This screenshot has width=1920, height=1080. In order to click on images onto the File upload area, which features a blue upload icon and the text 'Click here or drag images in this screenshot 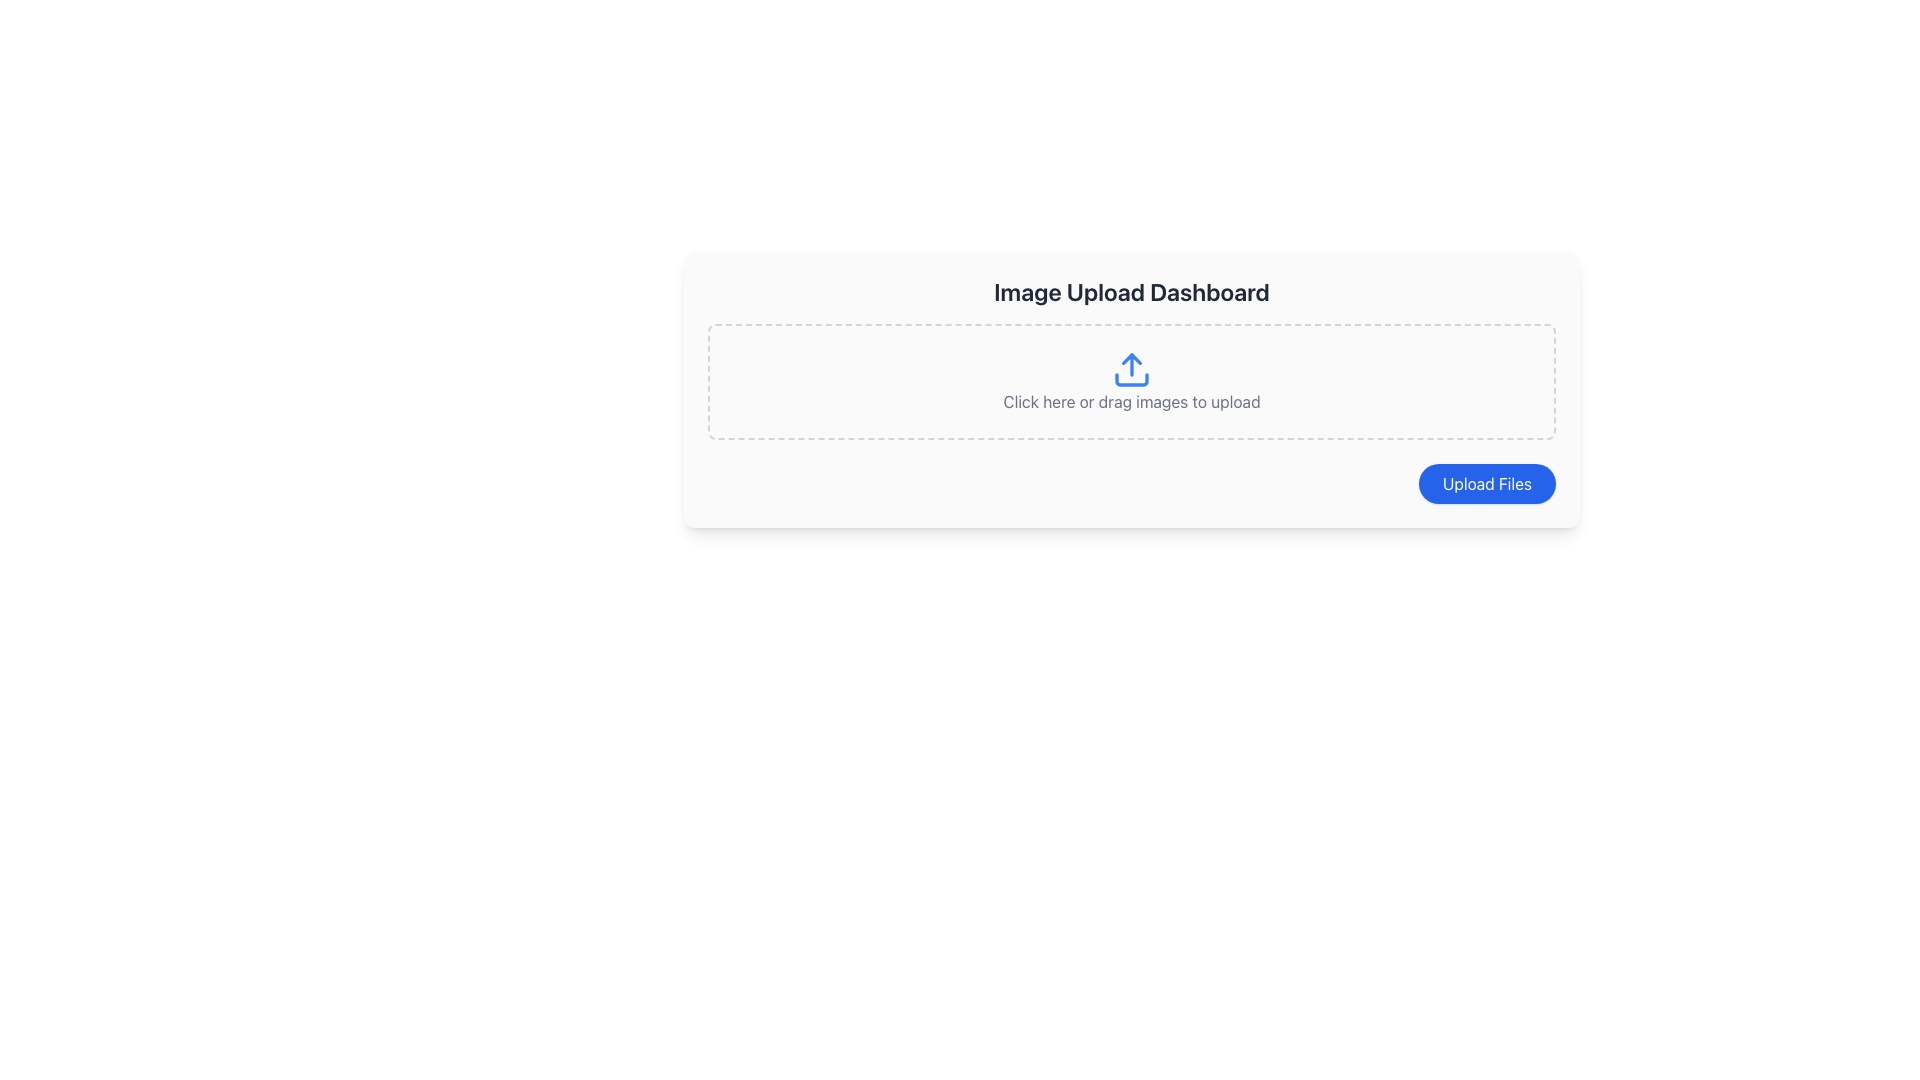, I will do `click(1132, 381)`.